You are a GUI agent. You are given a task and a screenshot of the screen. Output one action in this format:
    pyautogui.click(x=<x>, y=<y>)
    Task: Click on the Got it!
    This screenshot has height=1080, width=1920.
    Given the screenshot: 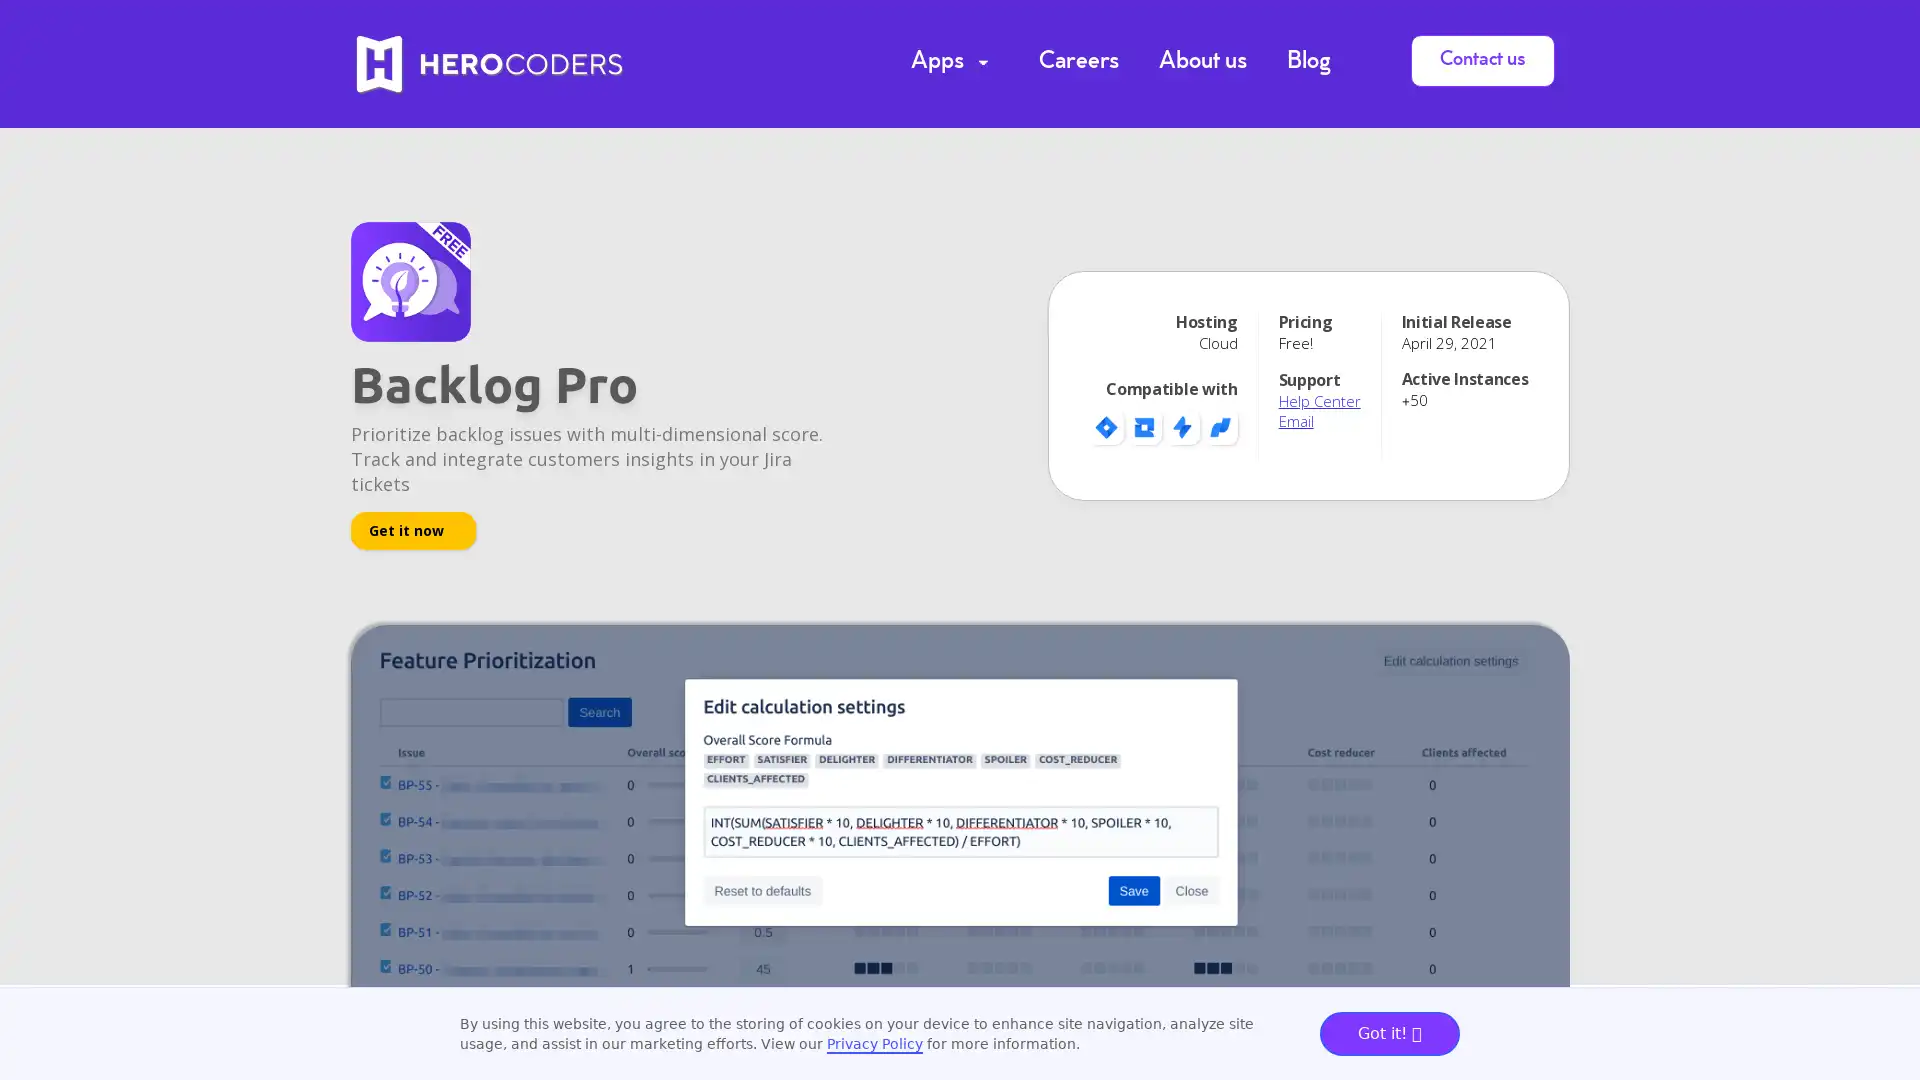 What is the action you would take?
    pyautogui.click(x=1389, y=1033)
    